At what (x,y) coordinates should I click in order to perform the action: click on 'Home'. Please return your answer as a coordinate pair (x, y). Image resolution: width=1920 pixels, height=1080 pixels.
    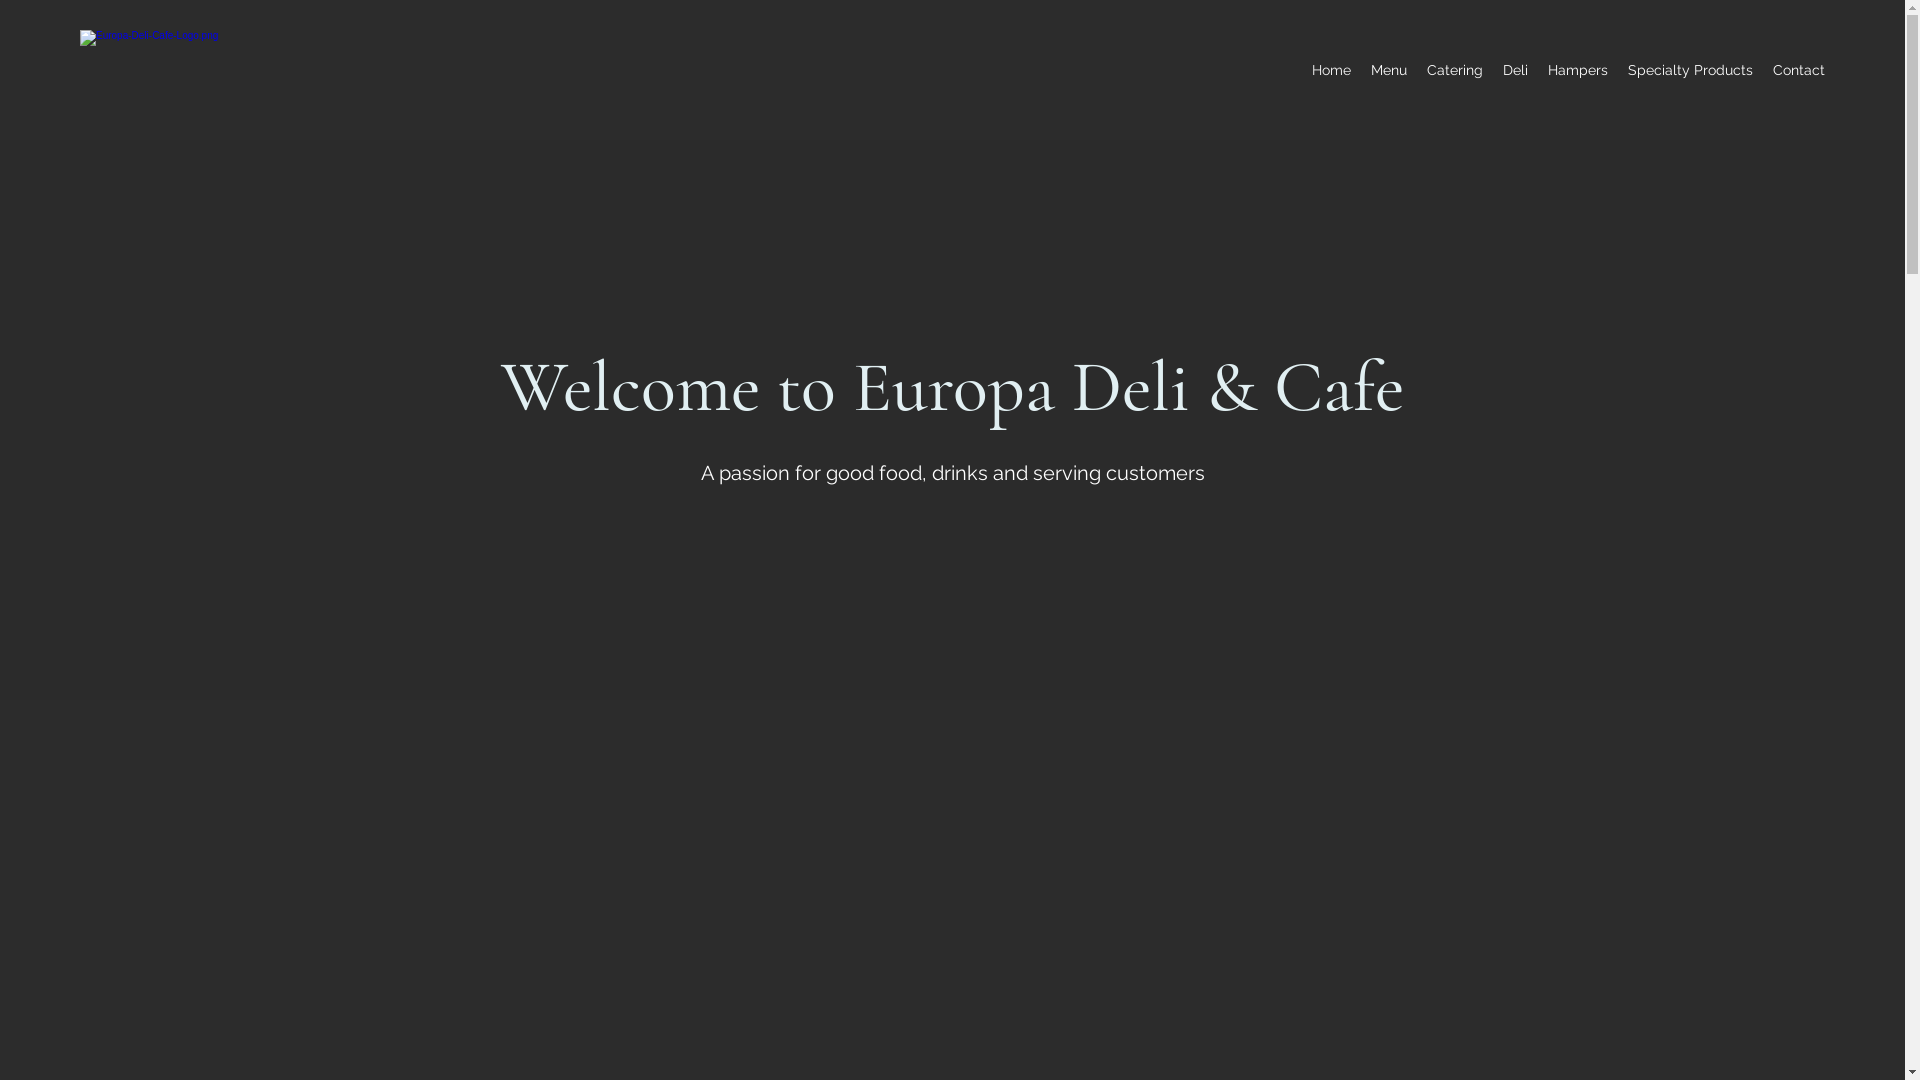
    Looking at the image, I should click on (1331, 68).